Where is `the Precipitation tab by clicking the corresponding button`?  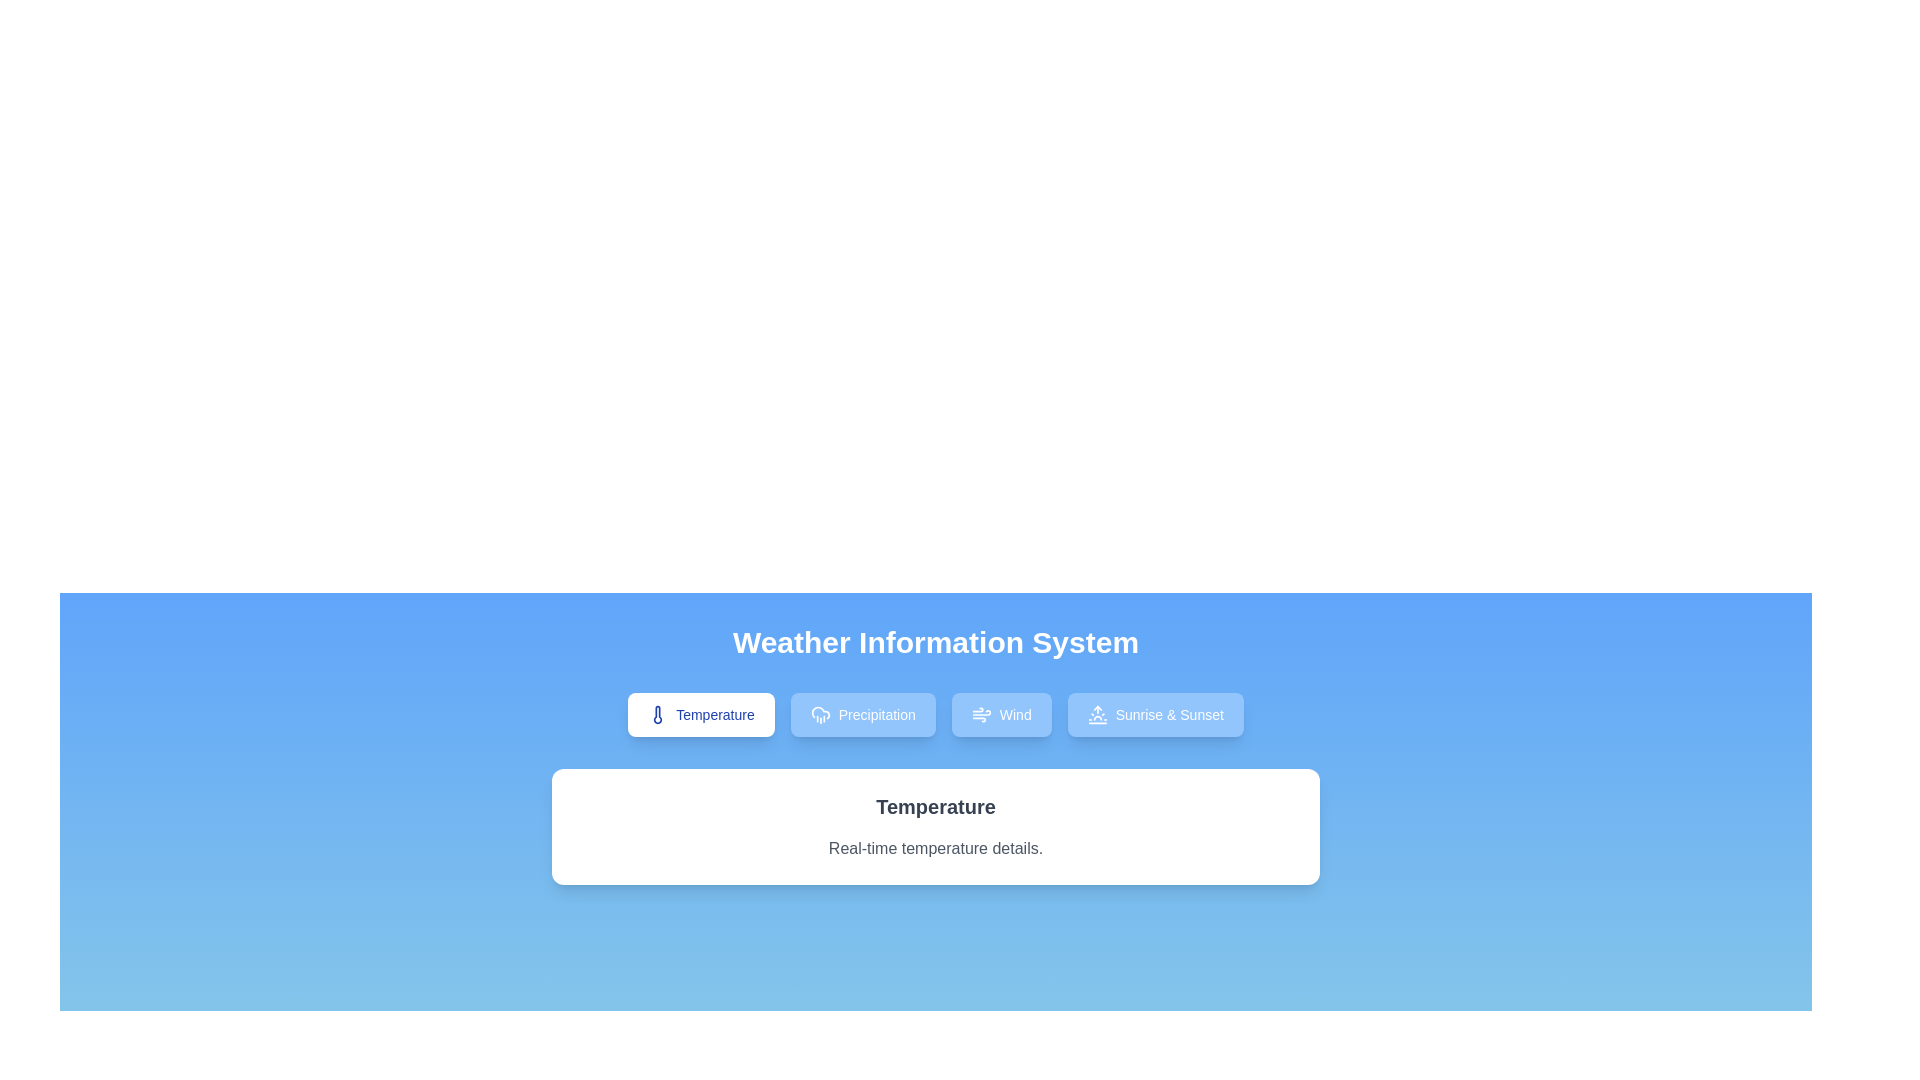
the Precipitation tab by clicking the corresponding button is located at coordinates (863, 713).